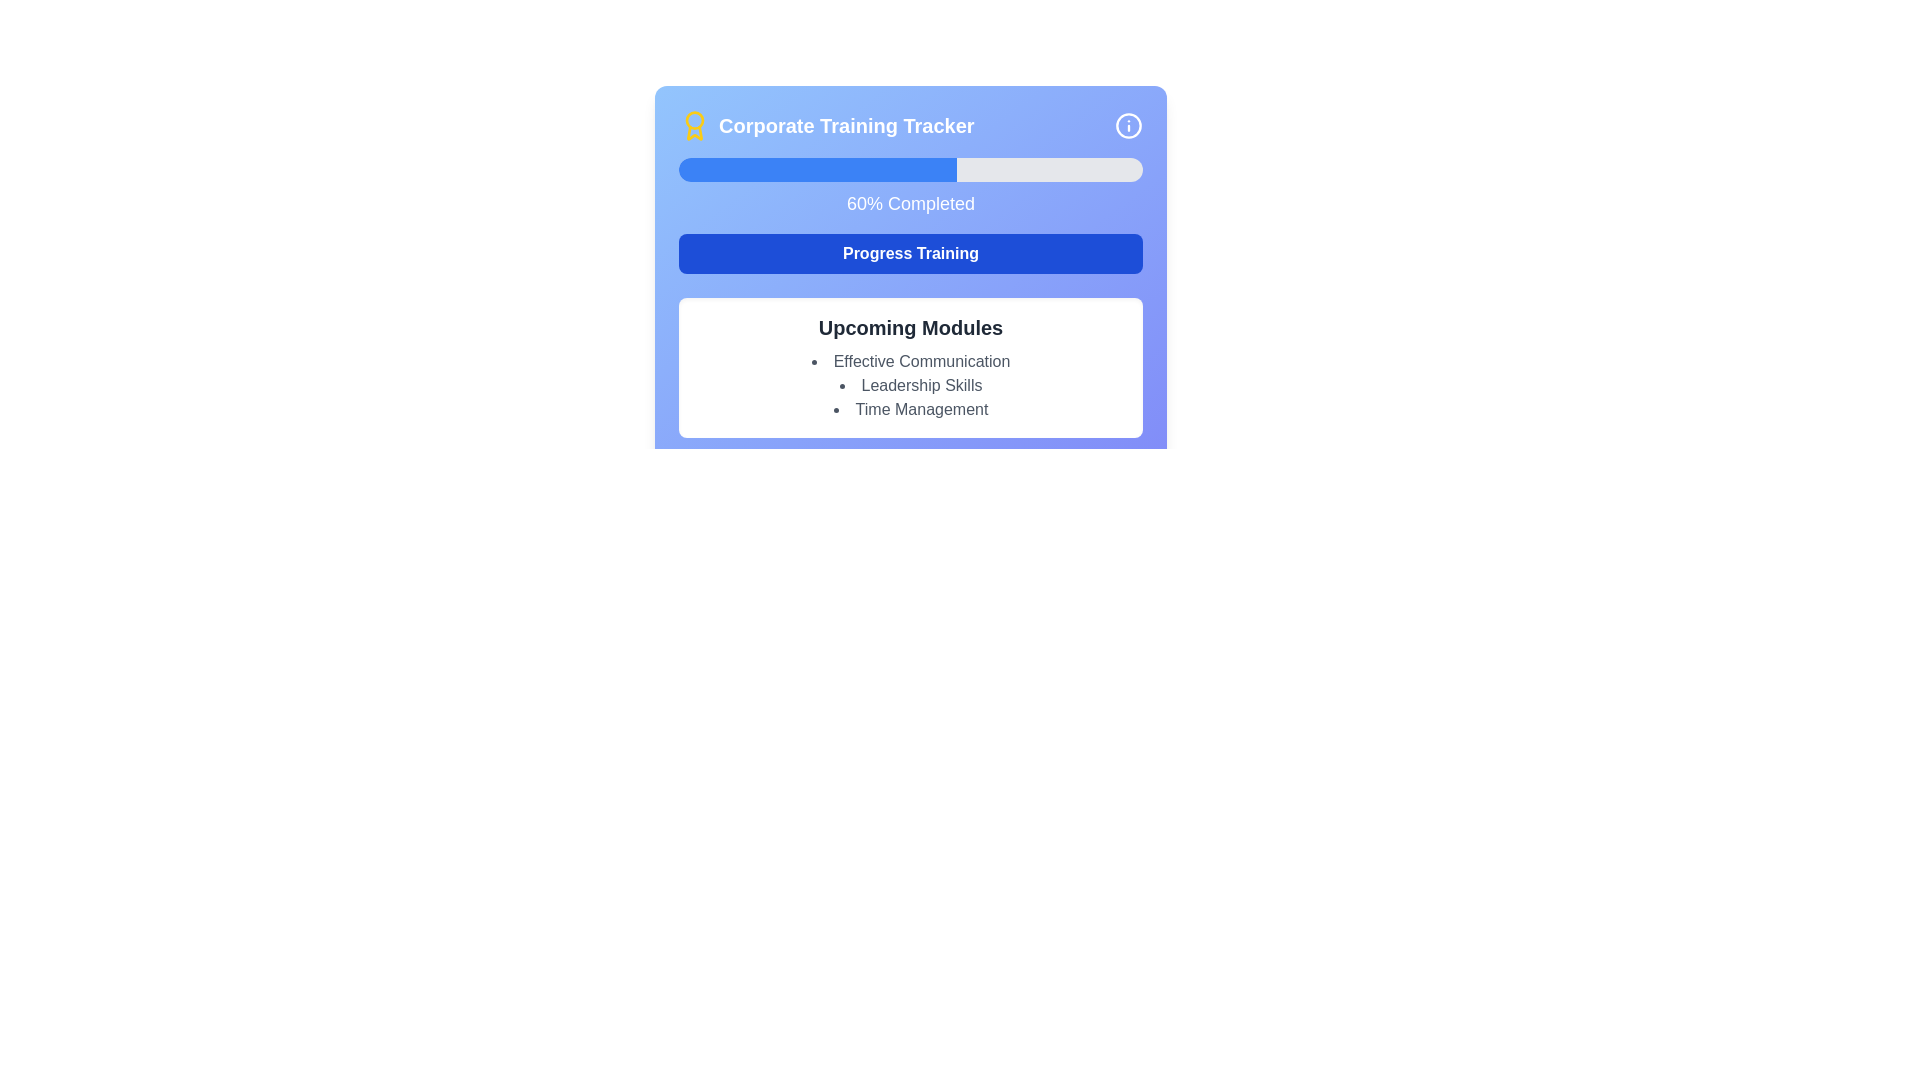 This screenshot has height=1080, width=1920. What do you see at coordinates (910, 204) in the screenshot?
I see `the text label displaying '60% Completed' in a white sans-serif font, located in the center of the 'Corporate Training Tracker' card, positioned below the progress bar and above the 'Progress Training' button` at bounding box center [910, 204].